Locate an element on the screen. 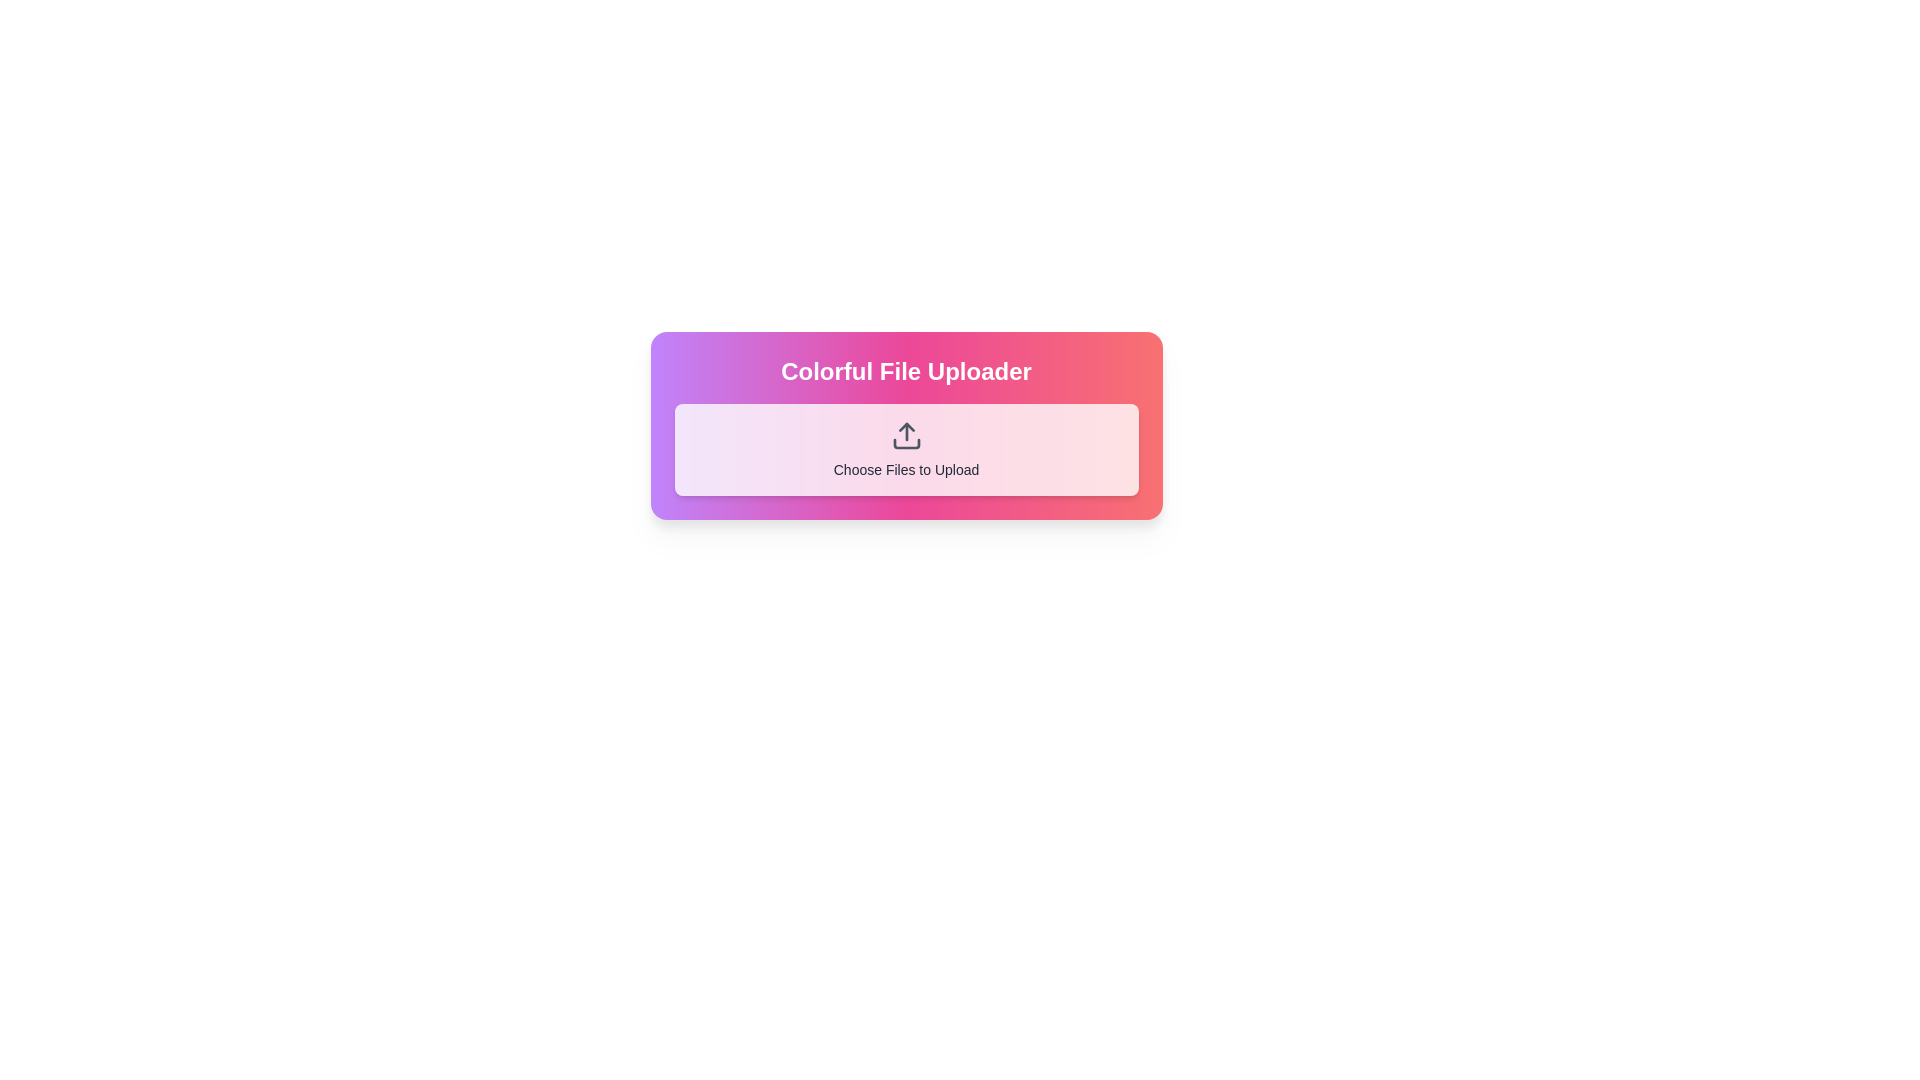 This screenshot has height=1080, width=1920. the 'Choose Files to Upload' button, which has an upward-pointing arrow icon and is located within the colorful card below the heading 'Colorful File Uploader' is located at coordinates (905, 450).